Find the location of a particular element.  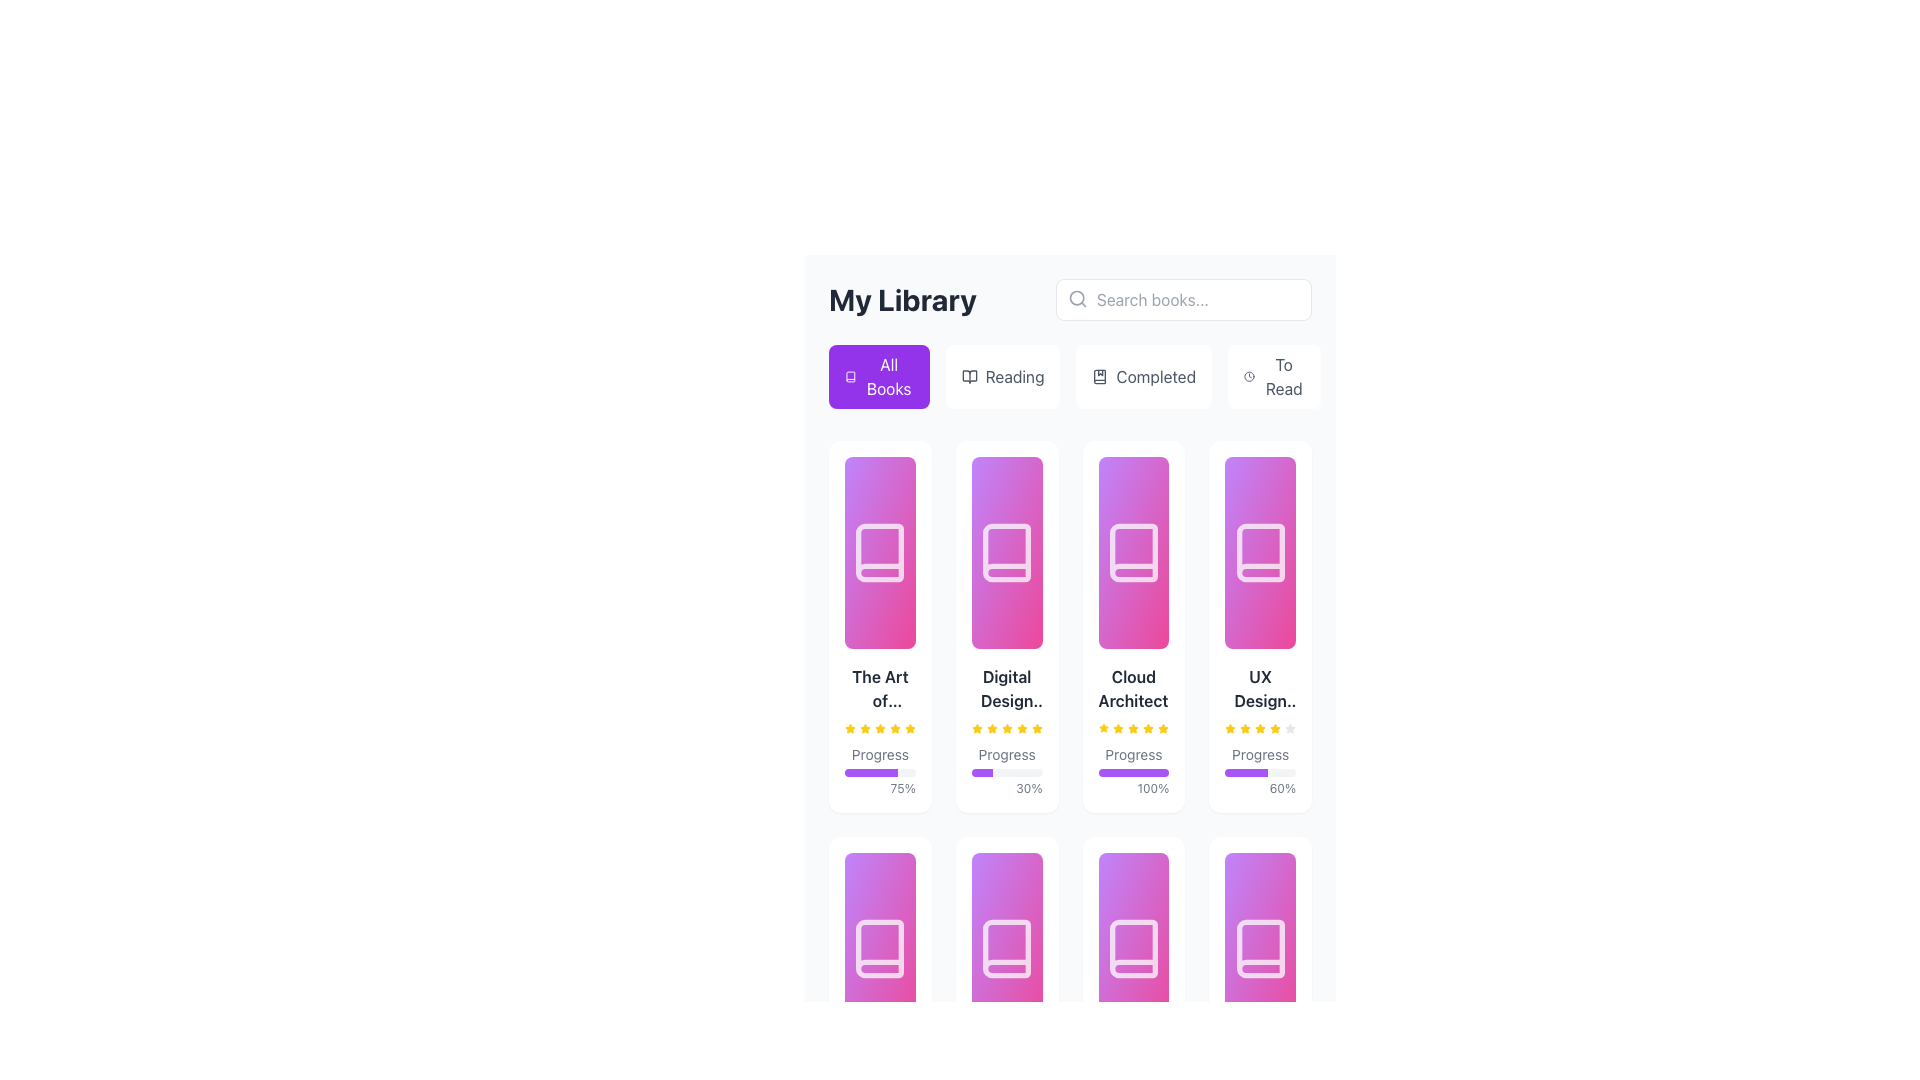

the SVG graphic icon representing a book item in the 'My Library' interface, located in the last tile of the second row is located at coordinates (1259, 947).